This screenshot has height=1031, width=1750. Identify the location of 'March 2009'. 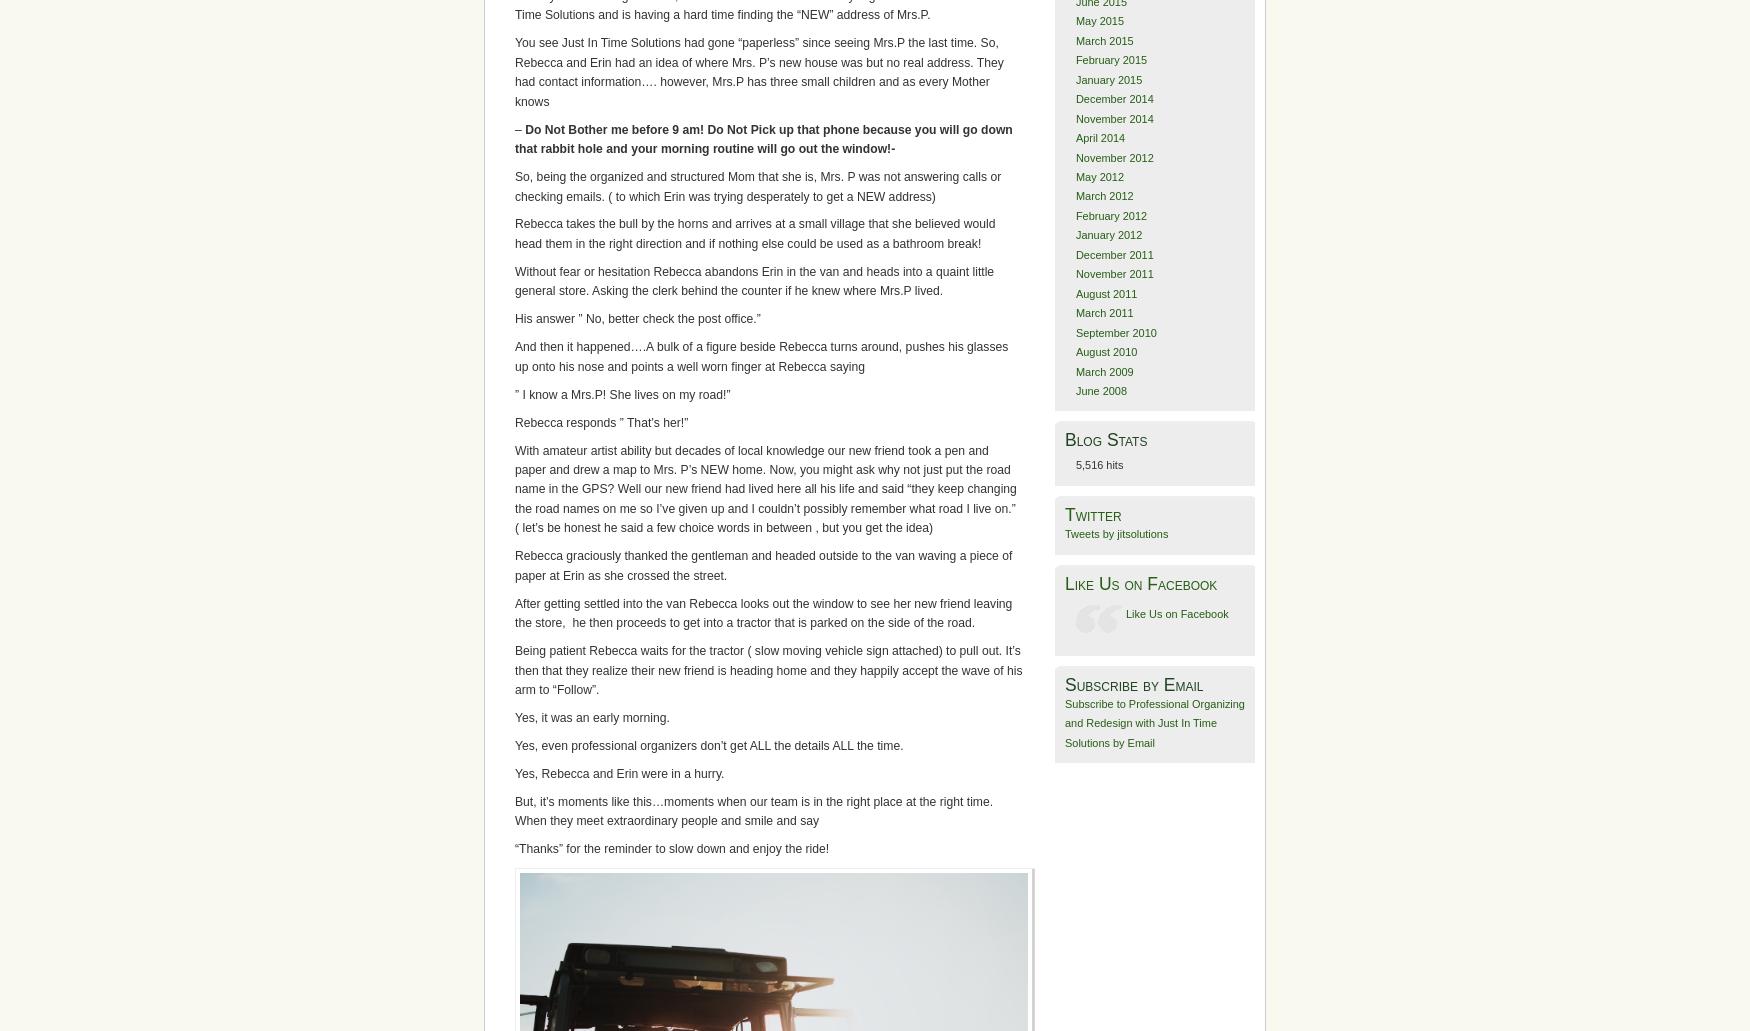
(1075, 369).